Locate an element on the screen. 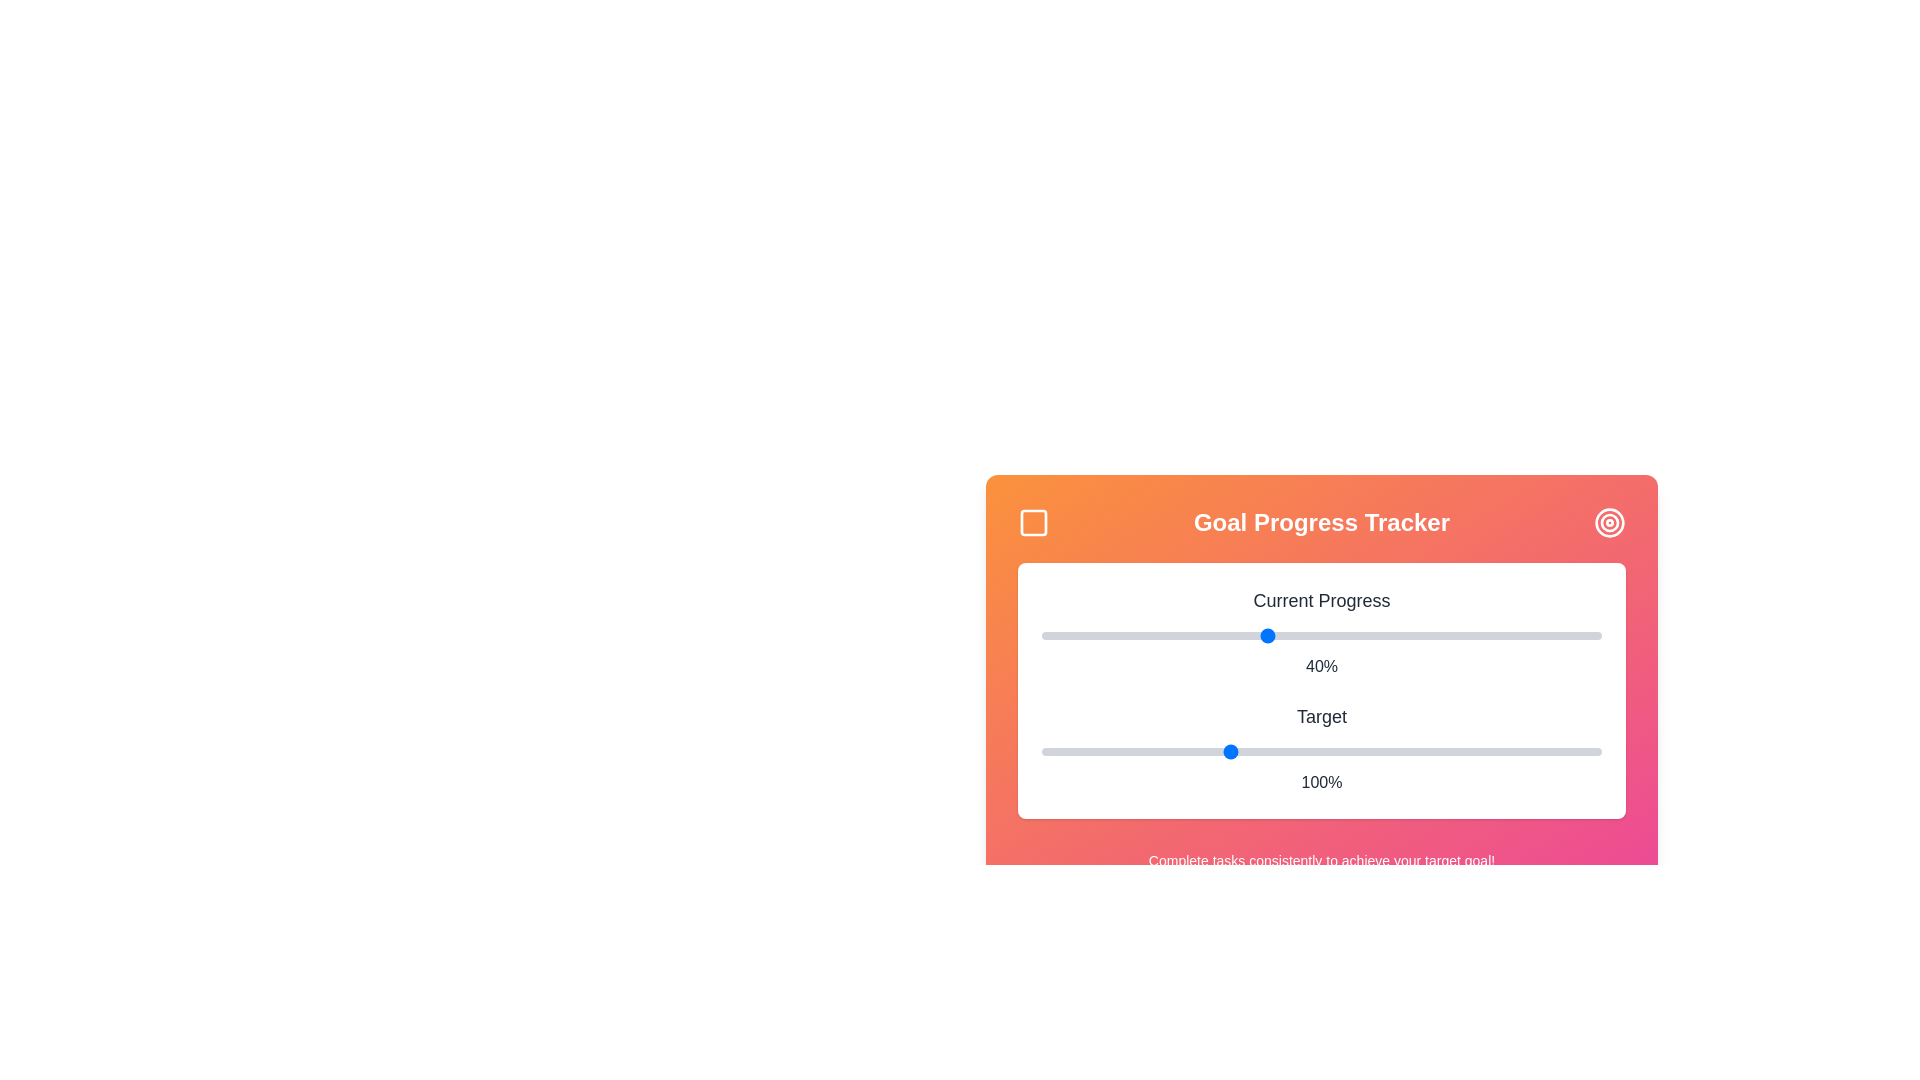 Image resolution: width=1920 pixels, height=1080 pixels. the 'Target' slider to set its value to 115 is located at coordinates (1284, 752).